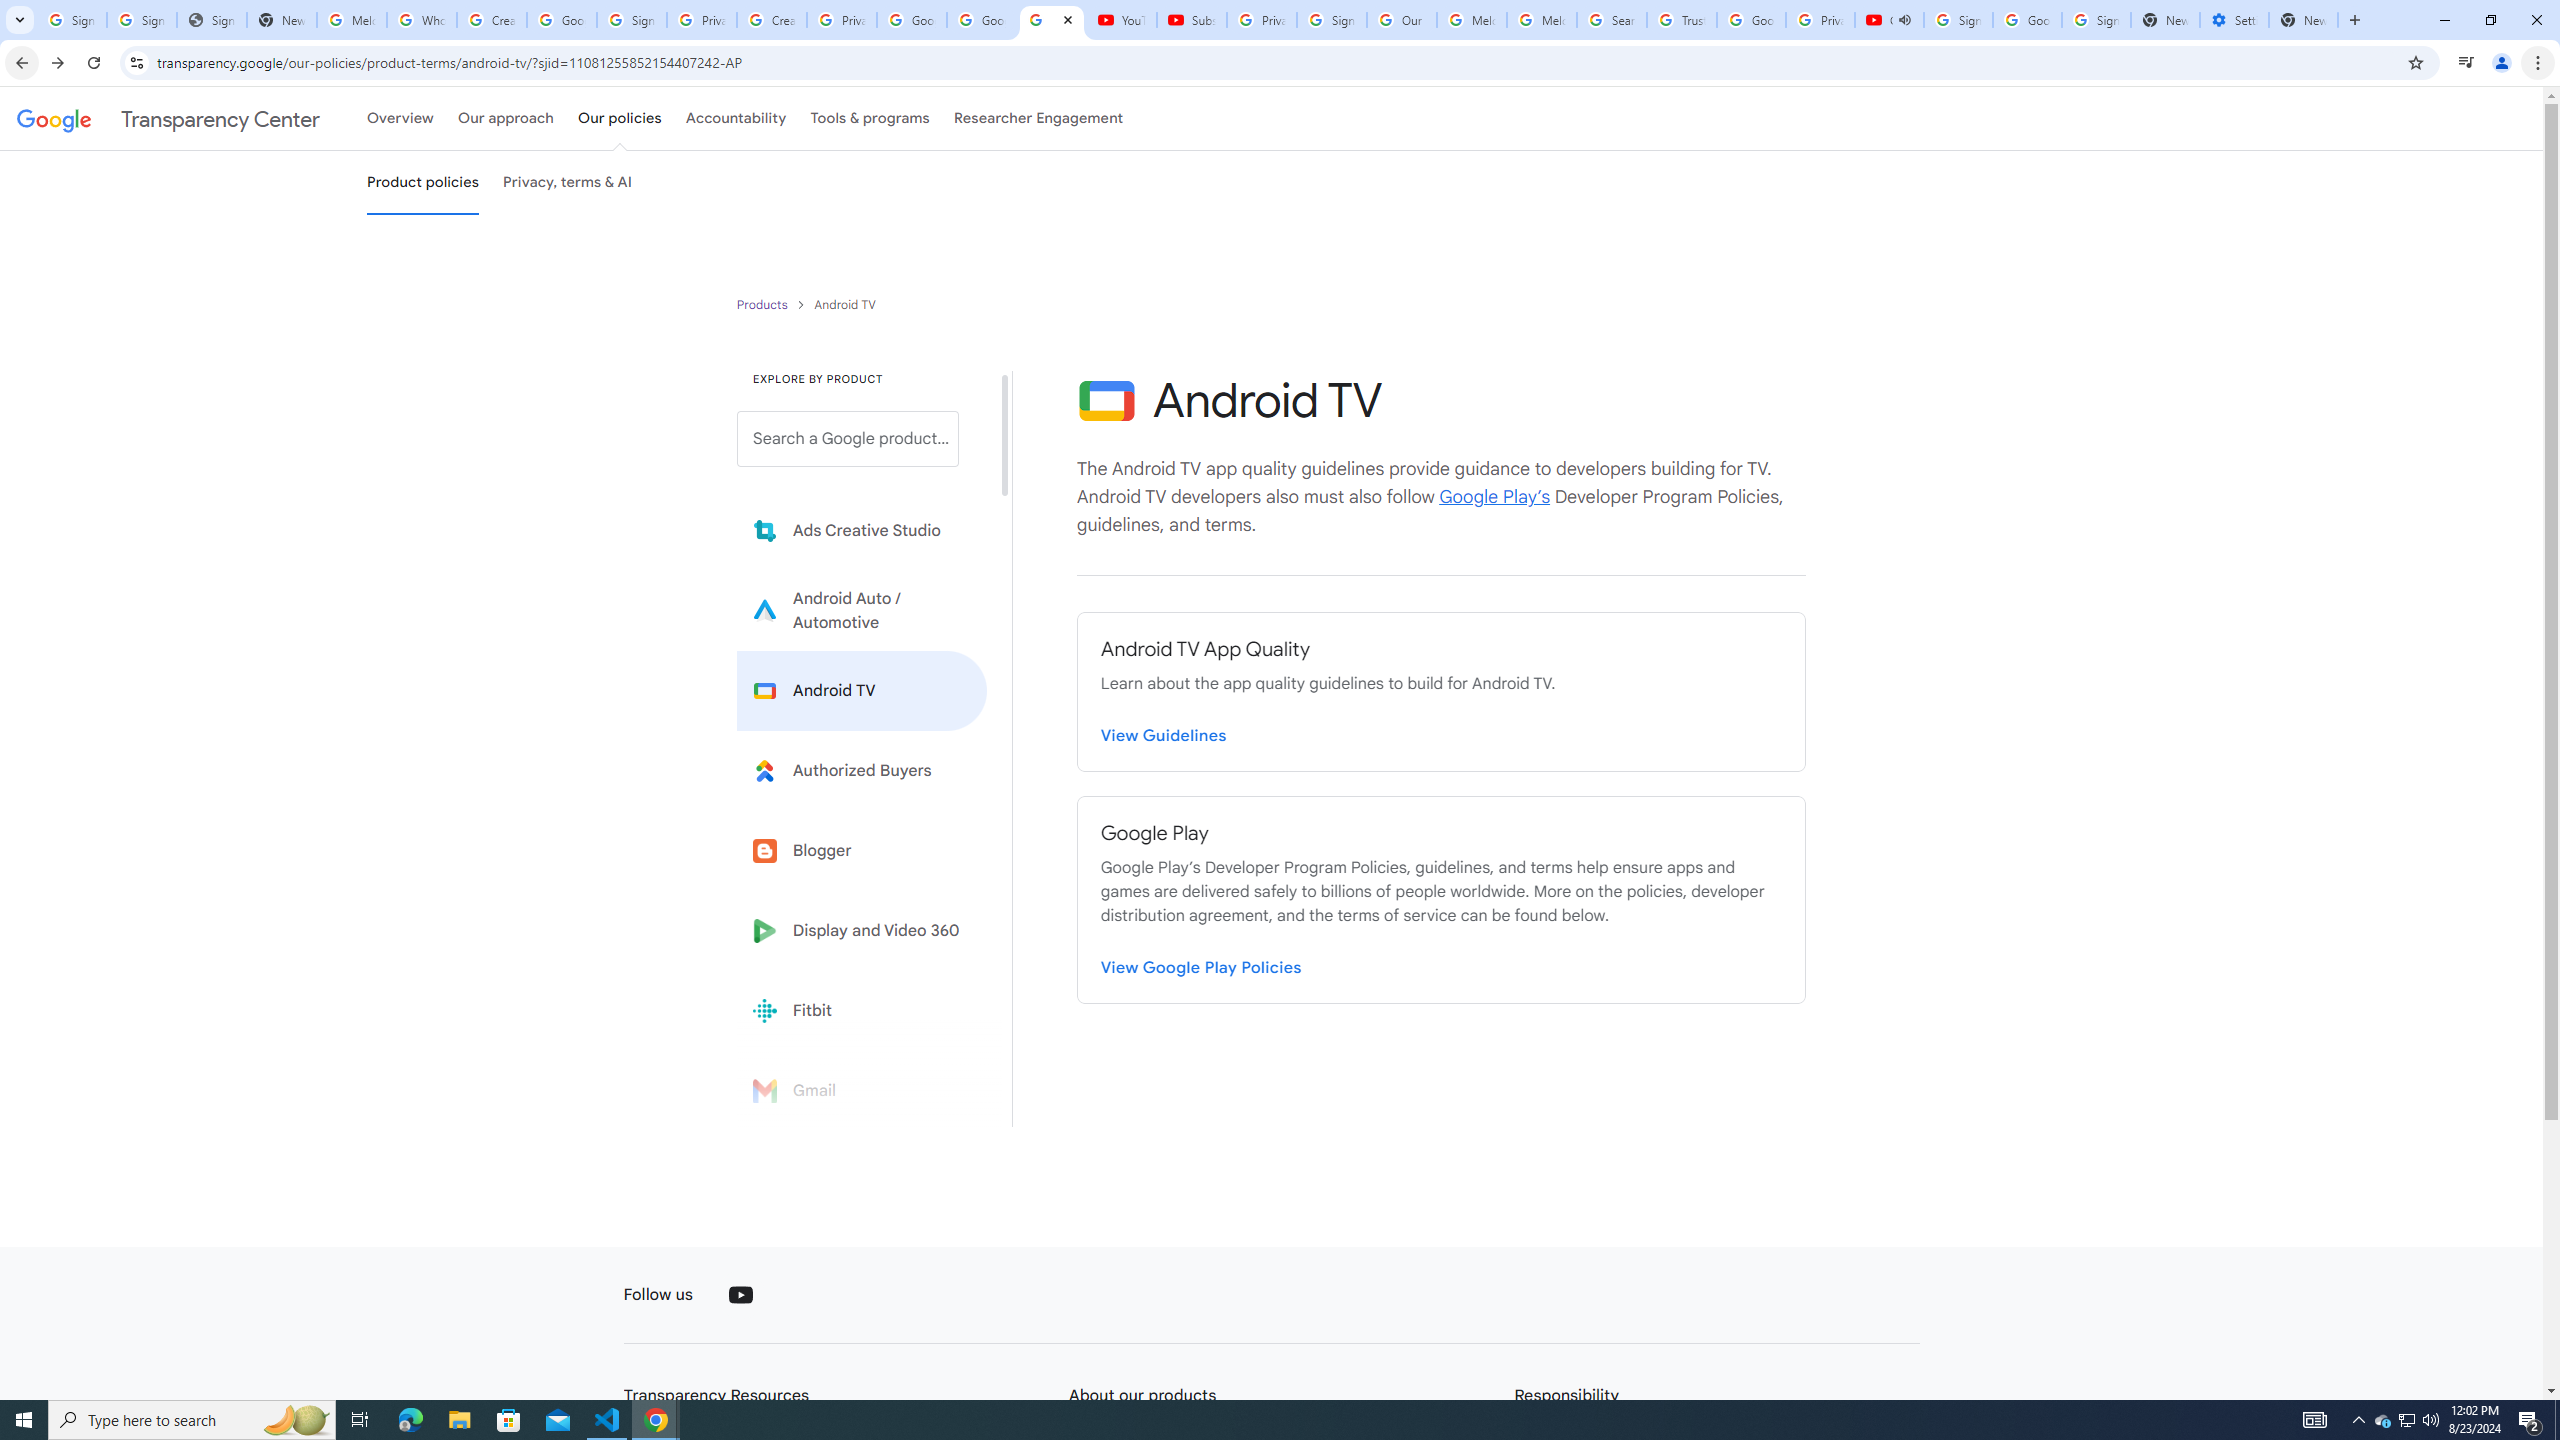 Image resolution: width=2560 pixels, height=1440 pixels. I want to click on 'Learn more about Ads Creative Studio', so click(861, 531).